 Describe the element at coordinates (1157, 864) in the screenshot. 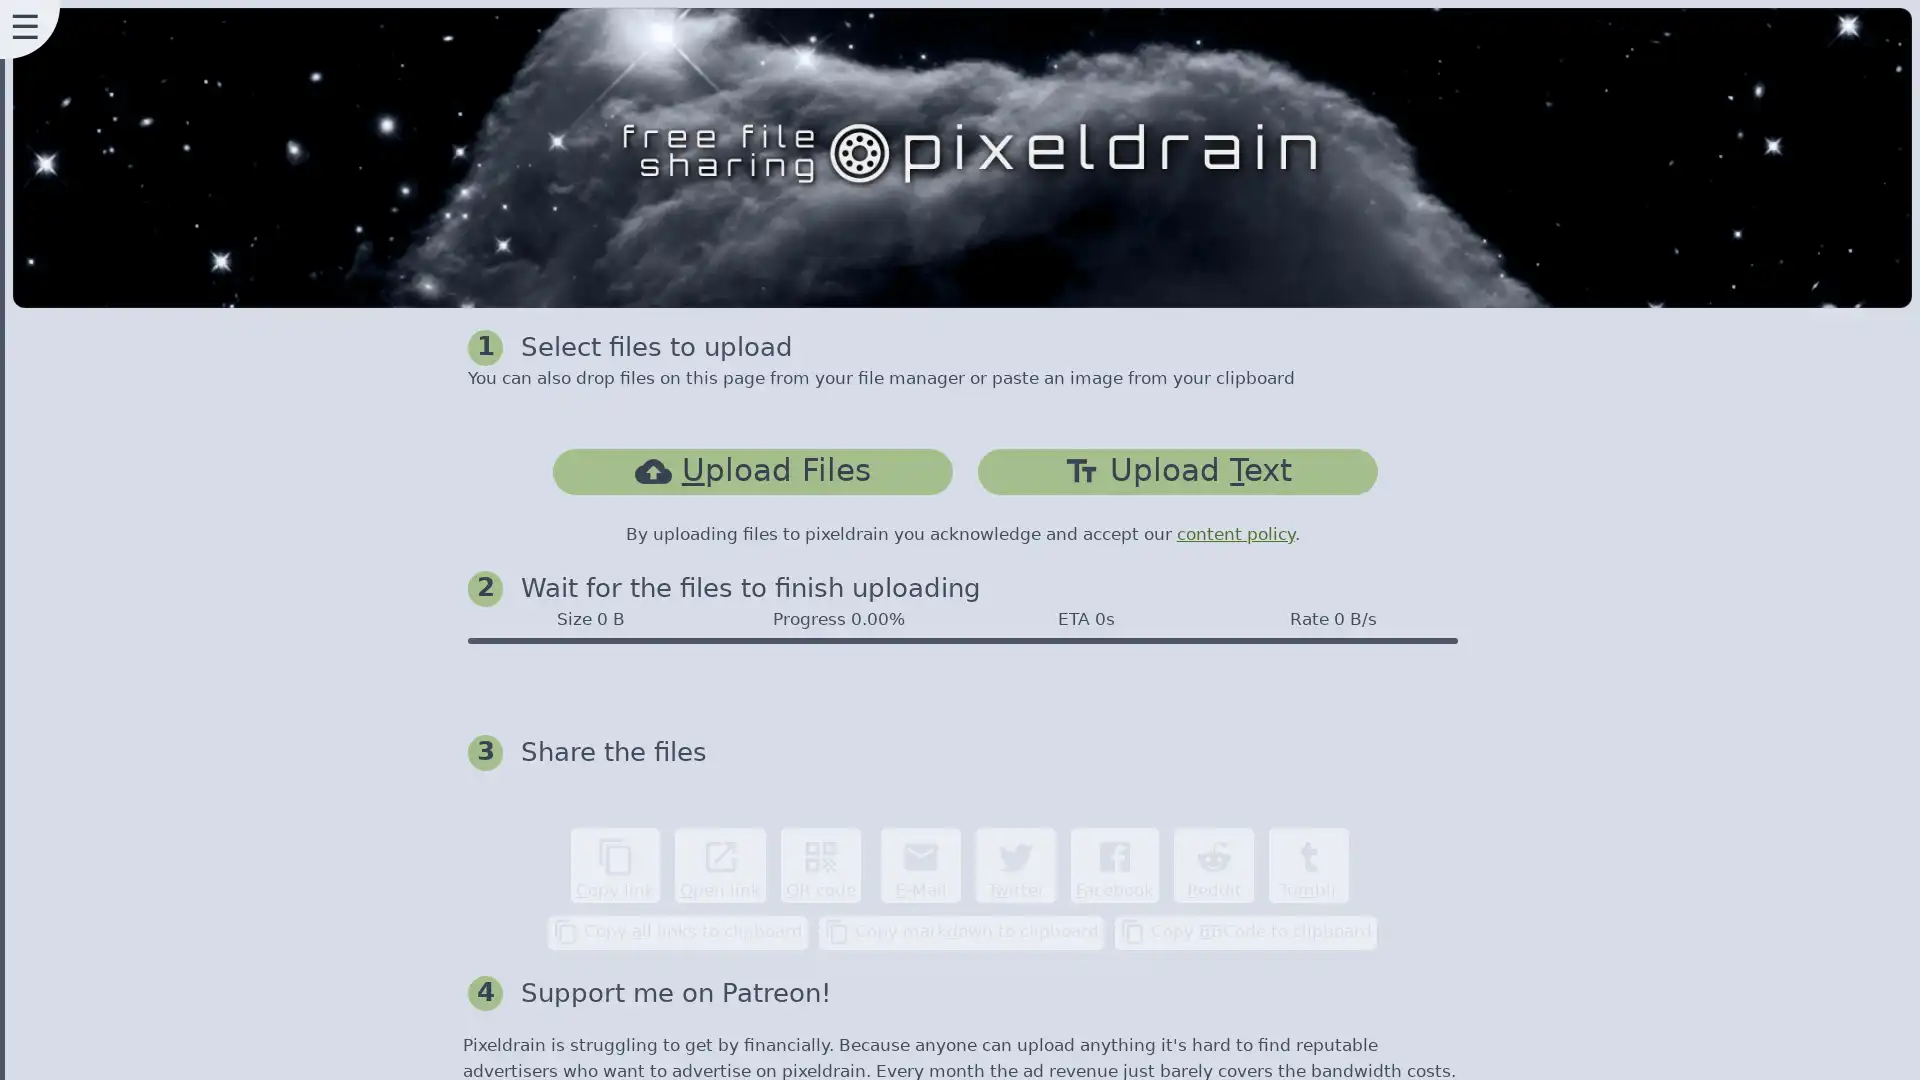

I see `Twitter` at that location.